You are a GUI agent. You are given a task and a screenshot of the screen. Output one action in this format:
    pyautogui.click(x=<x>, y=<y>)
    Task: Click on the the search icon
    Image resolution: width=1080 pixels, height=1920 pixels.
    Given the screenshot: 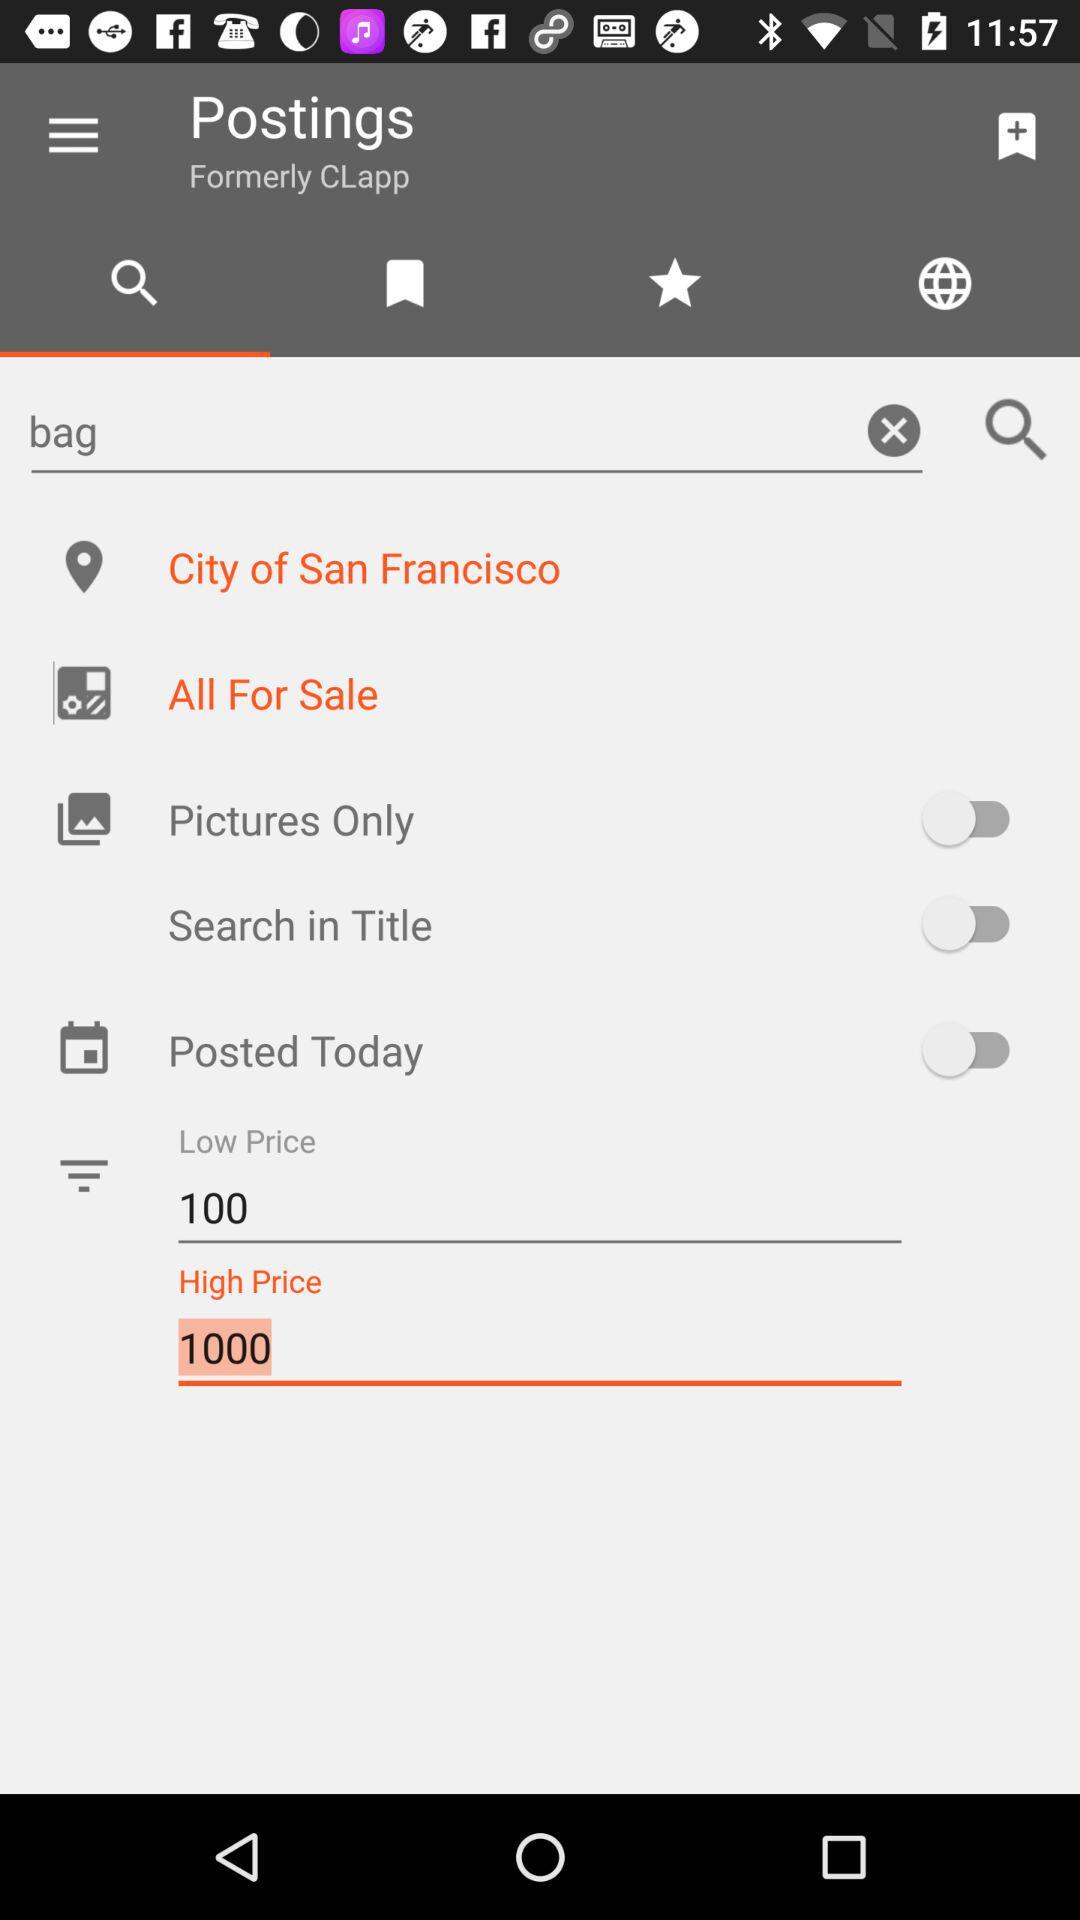 What is the action you would take?
    pyautogui.click(x=1017, y=429)
    